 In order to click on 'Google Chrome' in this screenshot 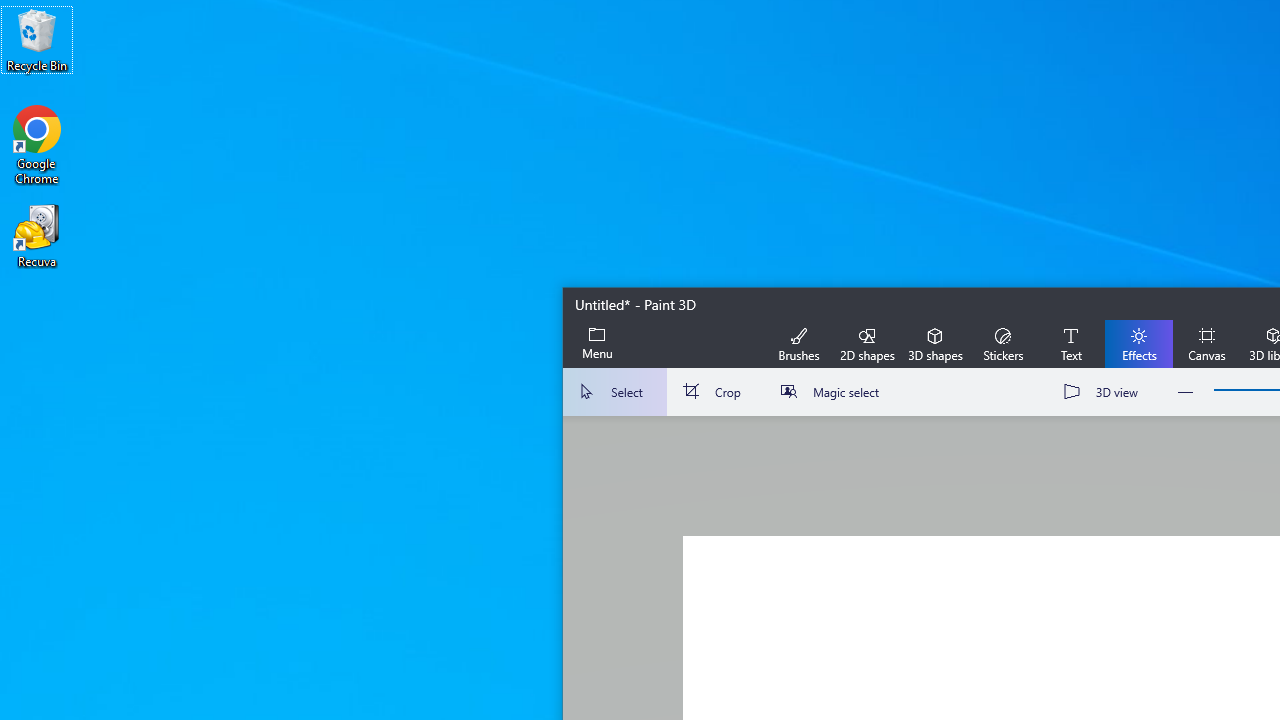, I will do `click(37, 144)`.